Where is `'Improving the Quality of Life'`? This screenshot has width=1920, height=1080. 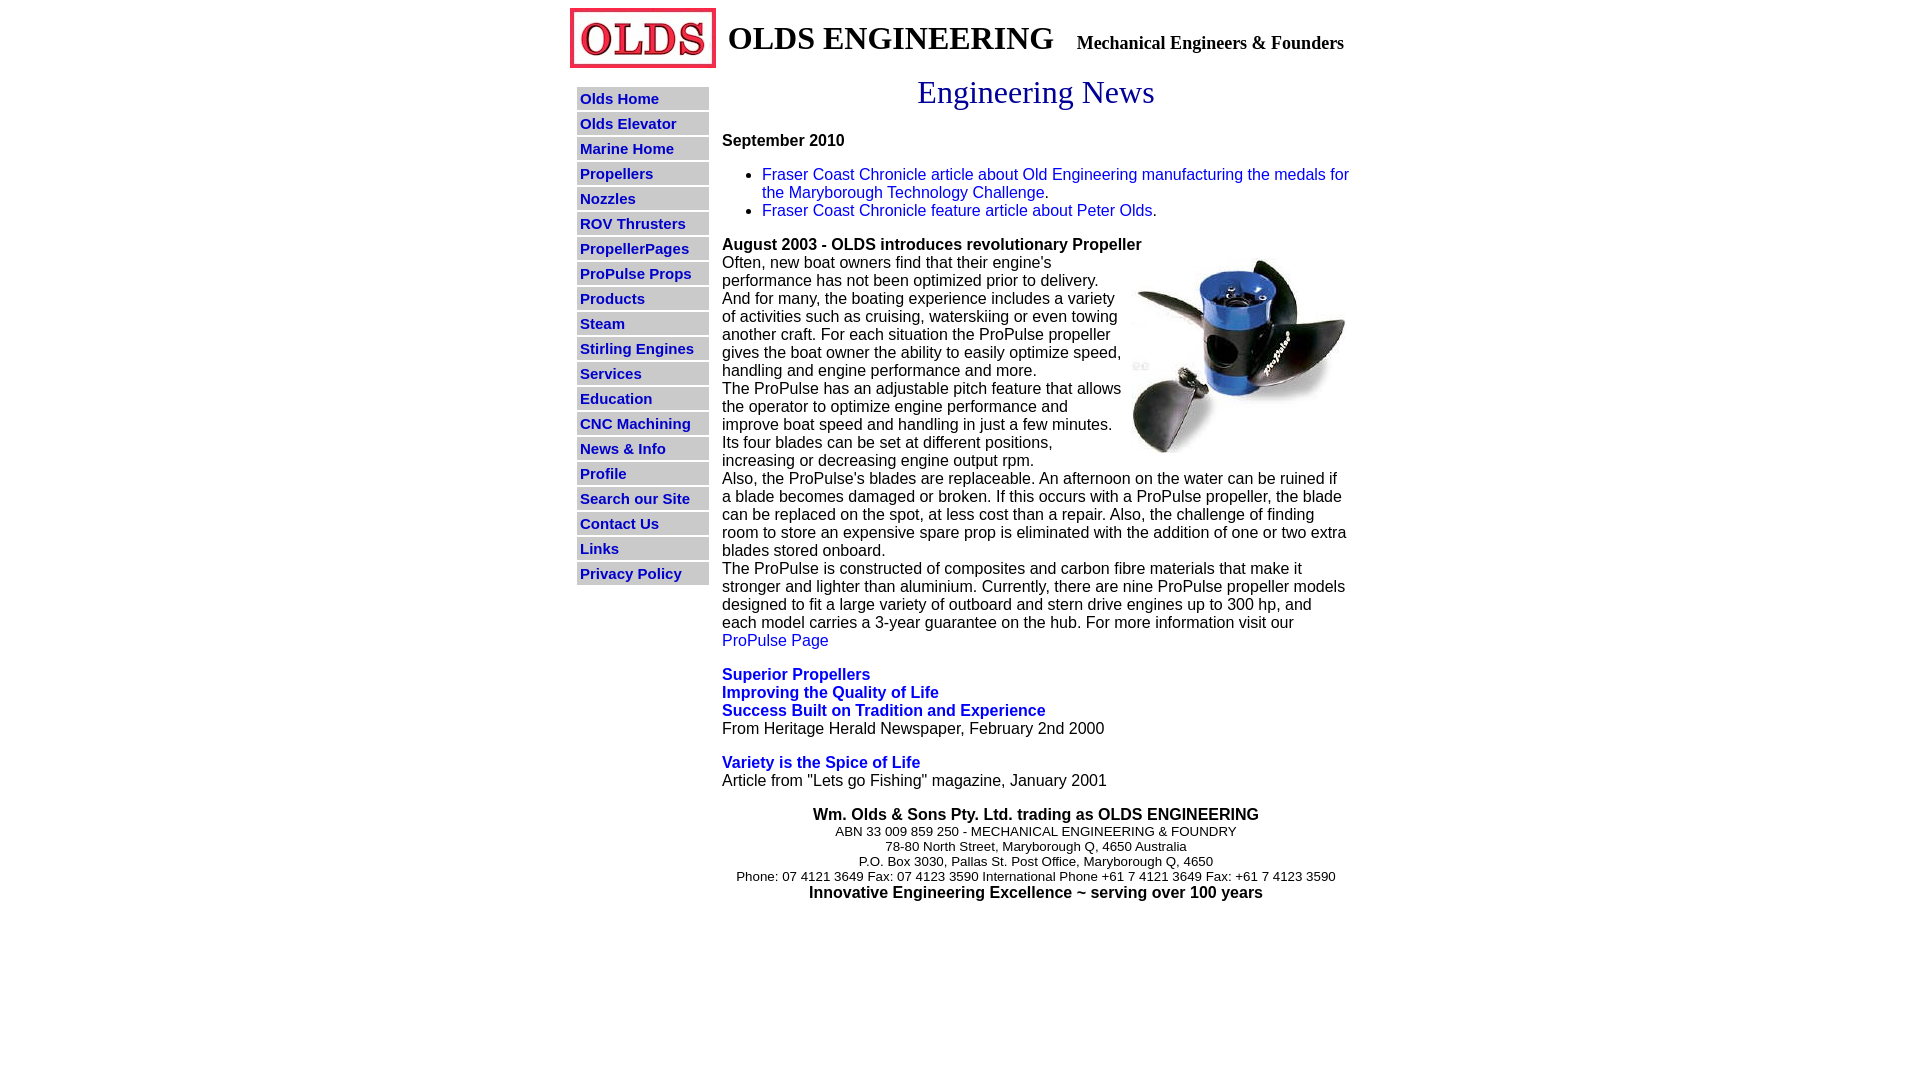 'Improving the Quality of Life' is located at coordinates (830, 700).